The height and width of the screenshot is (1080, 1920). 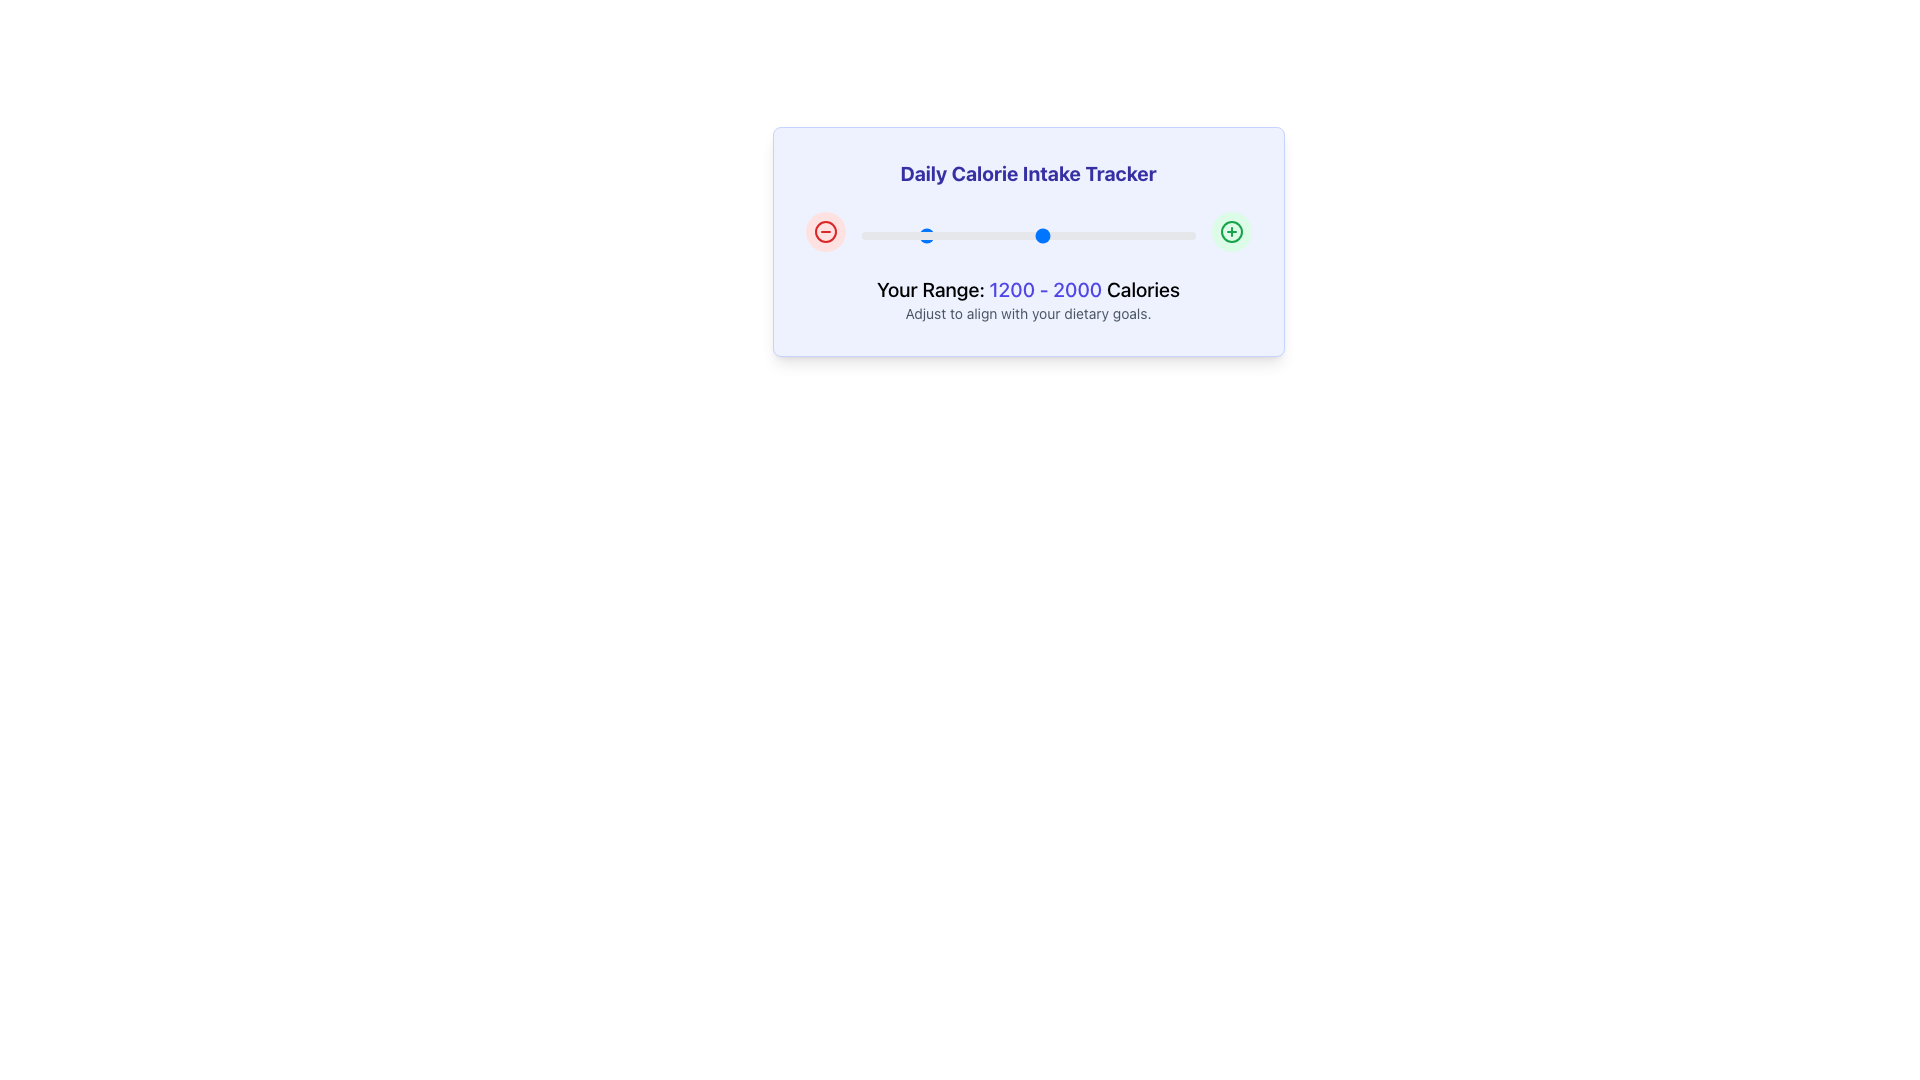 I want to click on the calorie value, so click(x=950, y=234).